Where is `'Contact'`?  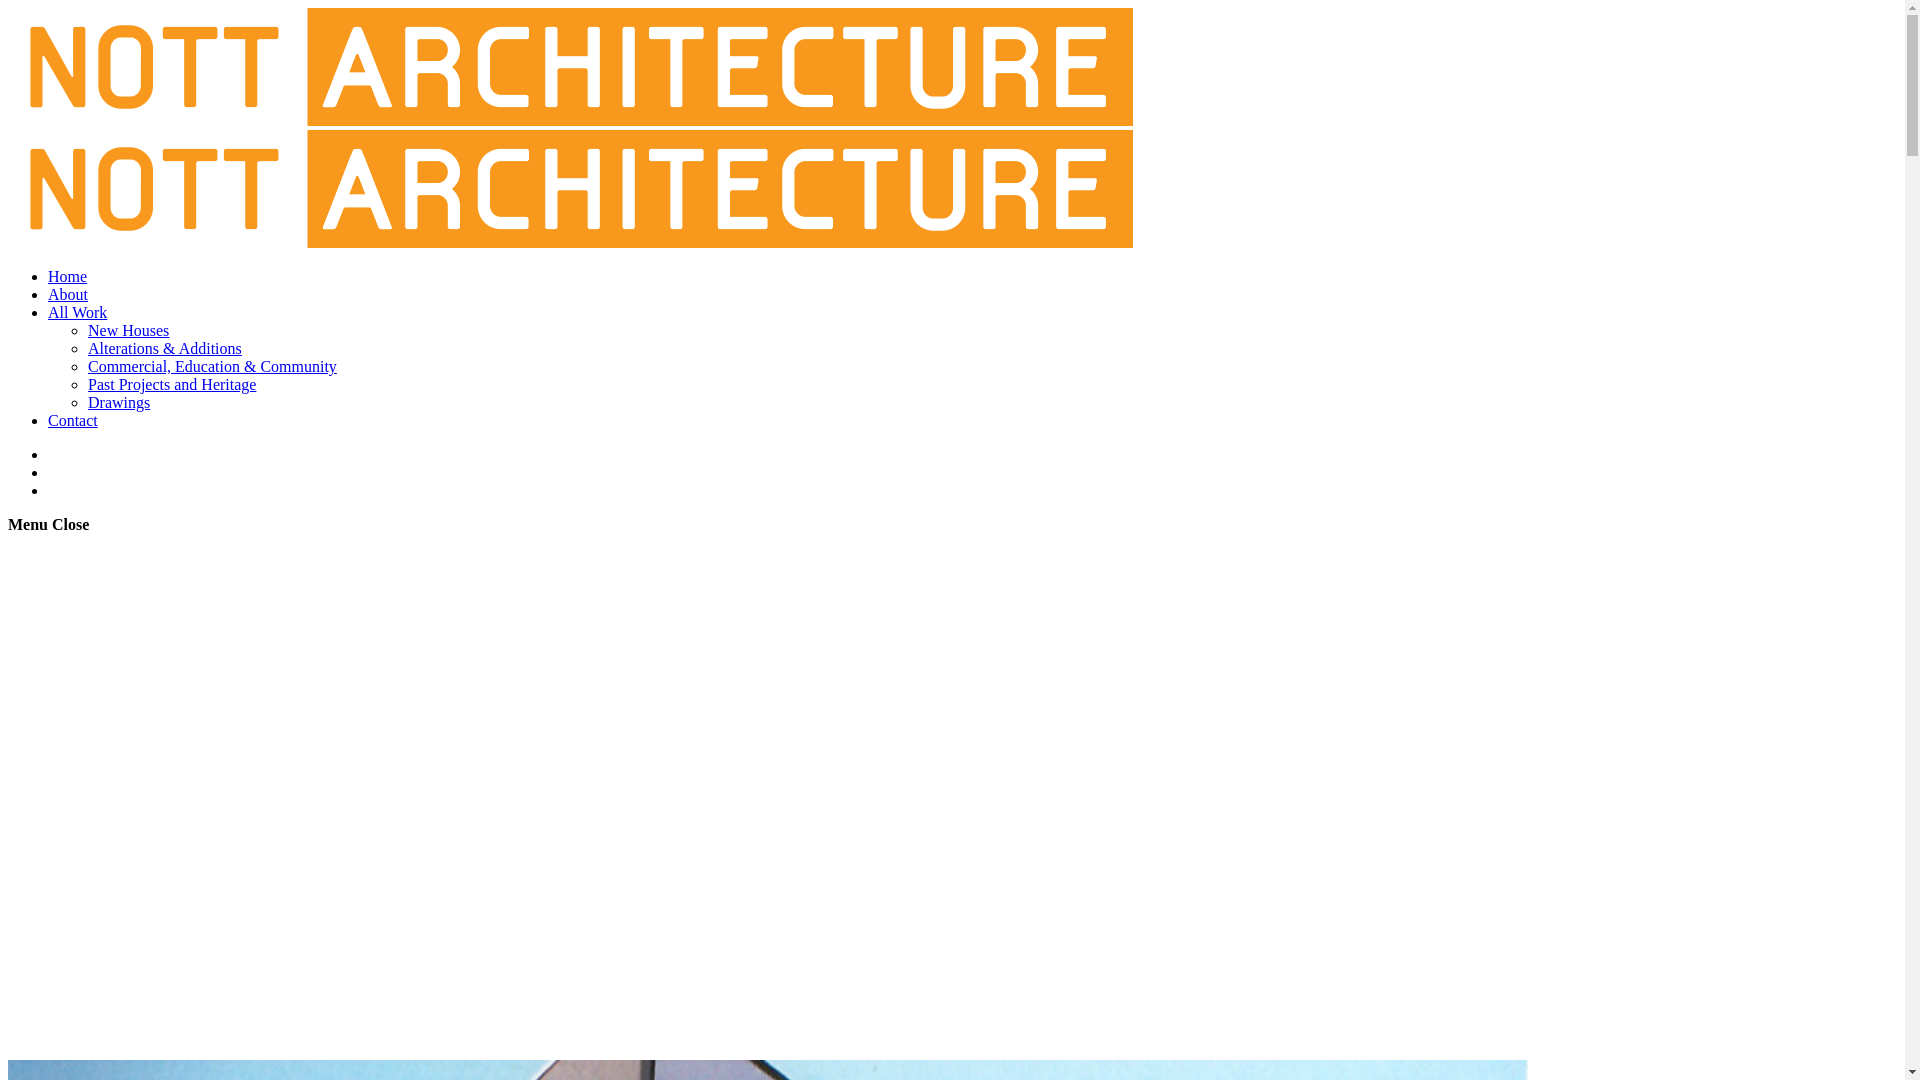
'Contact' is located at coordinates (72, 419).